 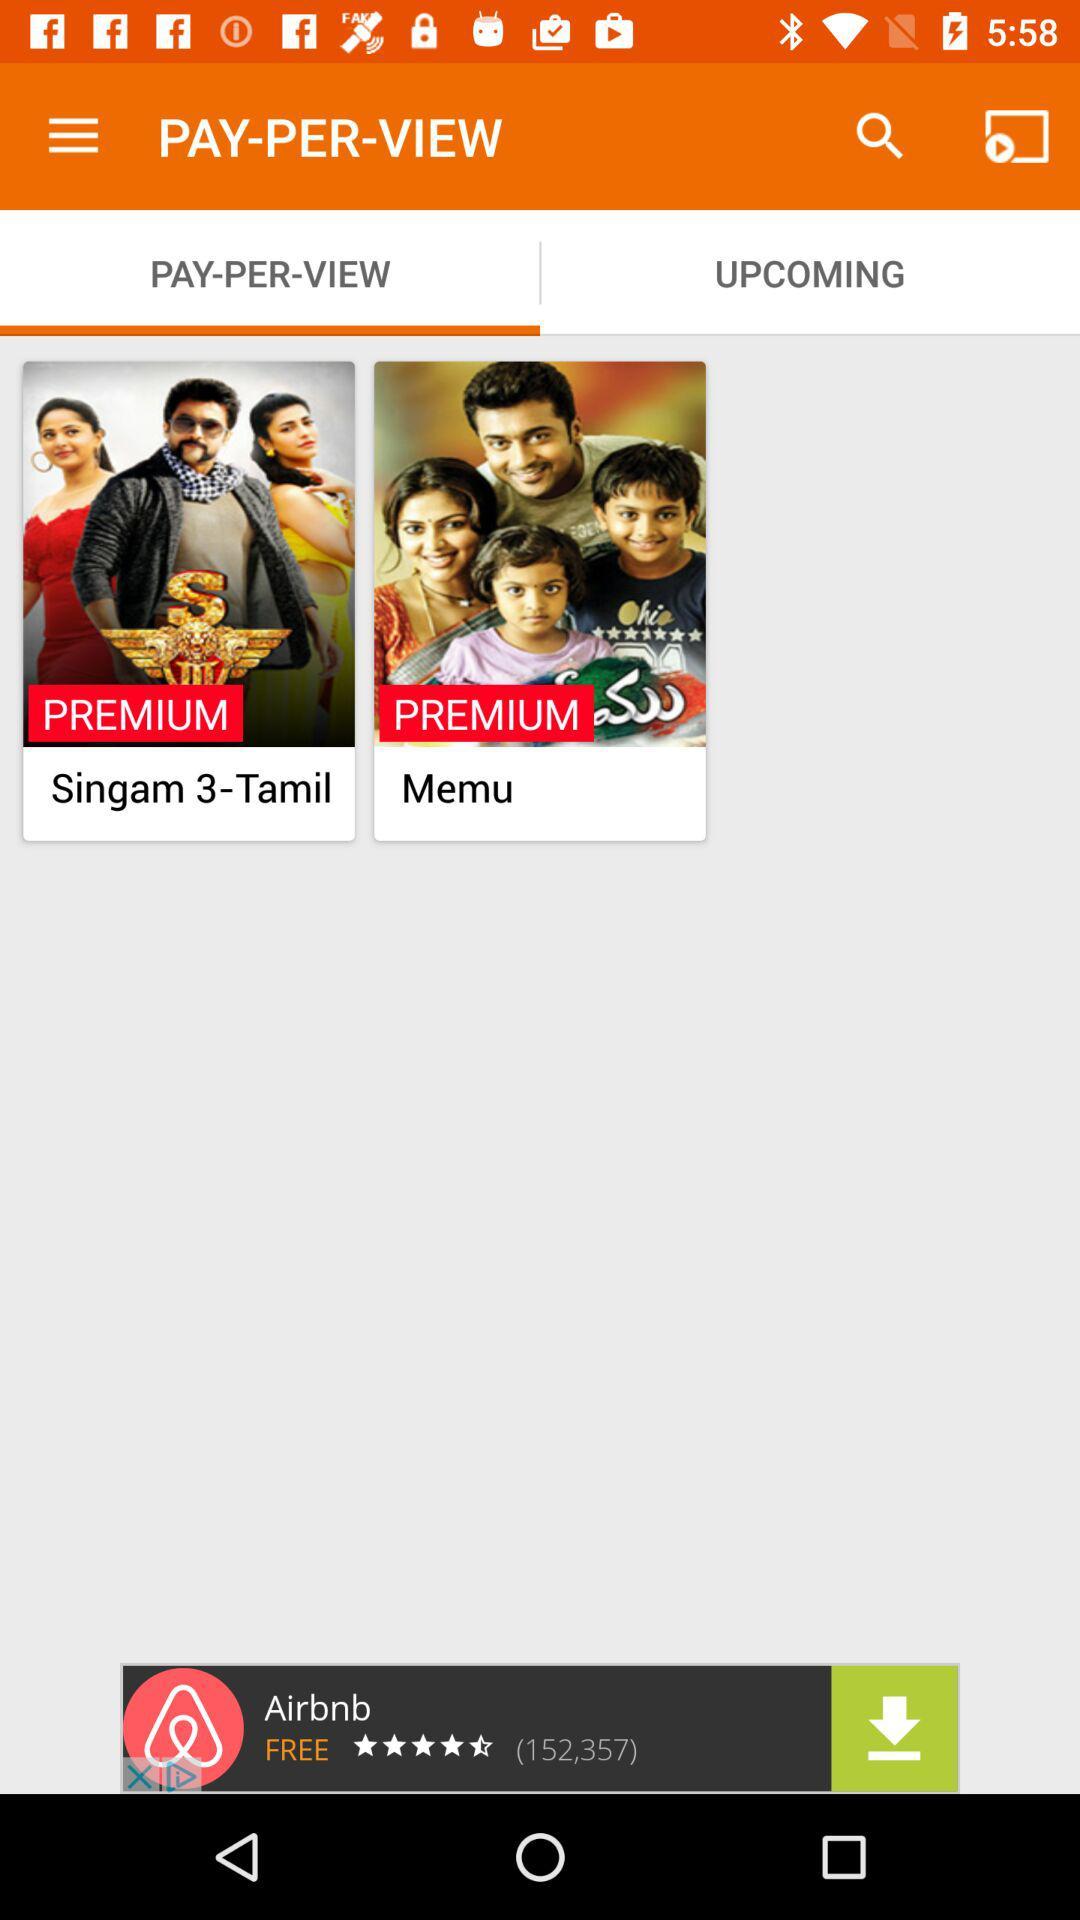 What do you see at coordinates (540, 1727) in the screenshot?
I see `sponsored content` at bounding box center [540, 1727].